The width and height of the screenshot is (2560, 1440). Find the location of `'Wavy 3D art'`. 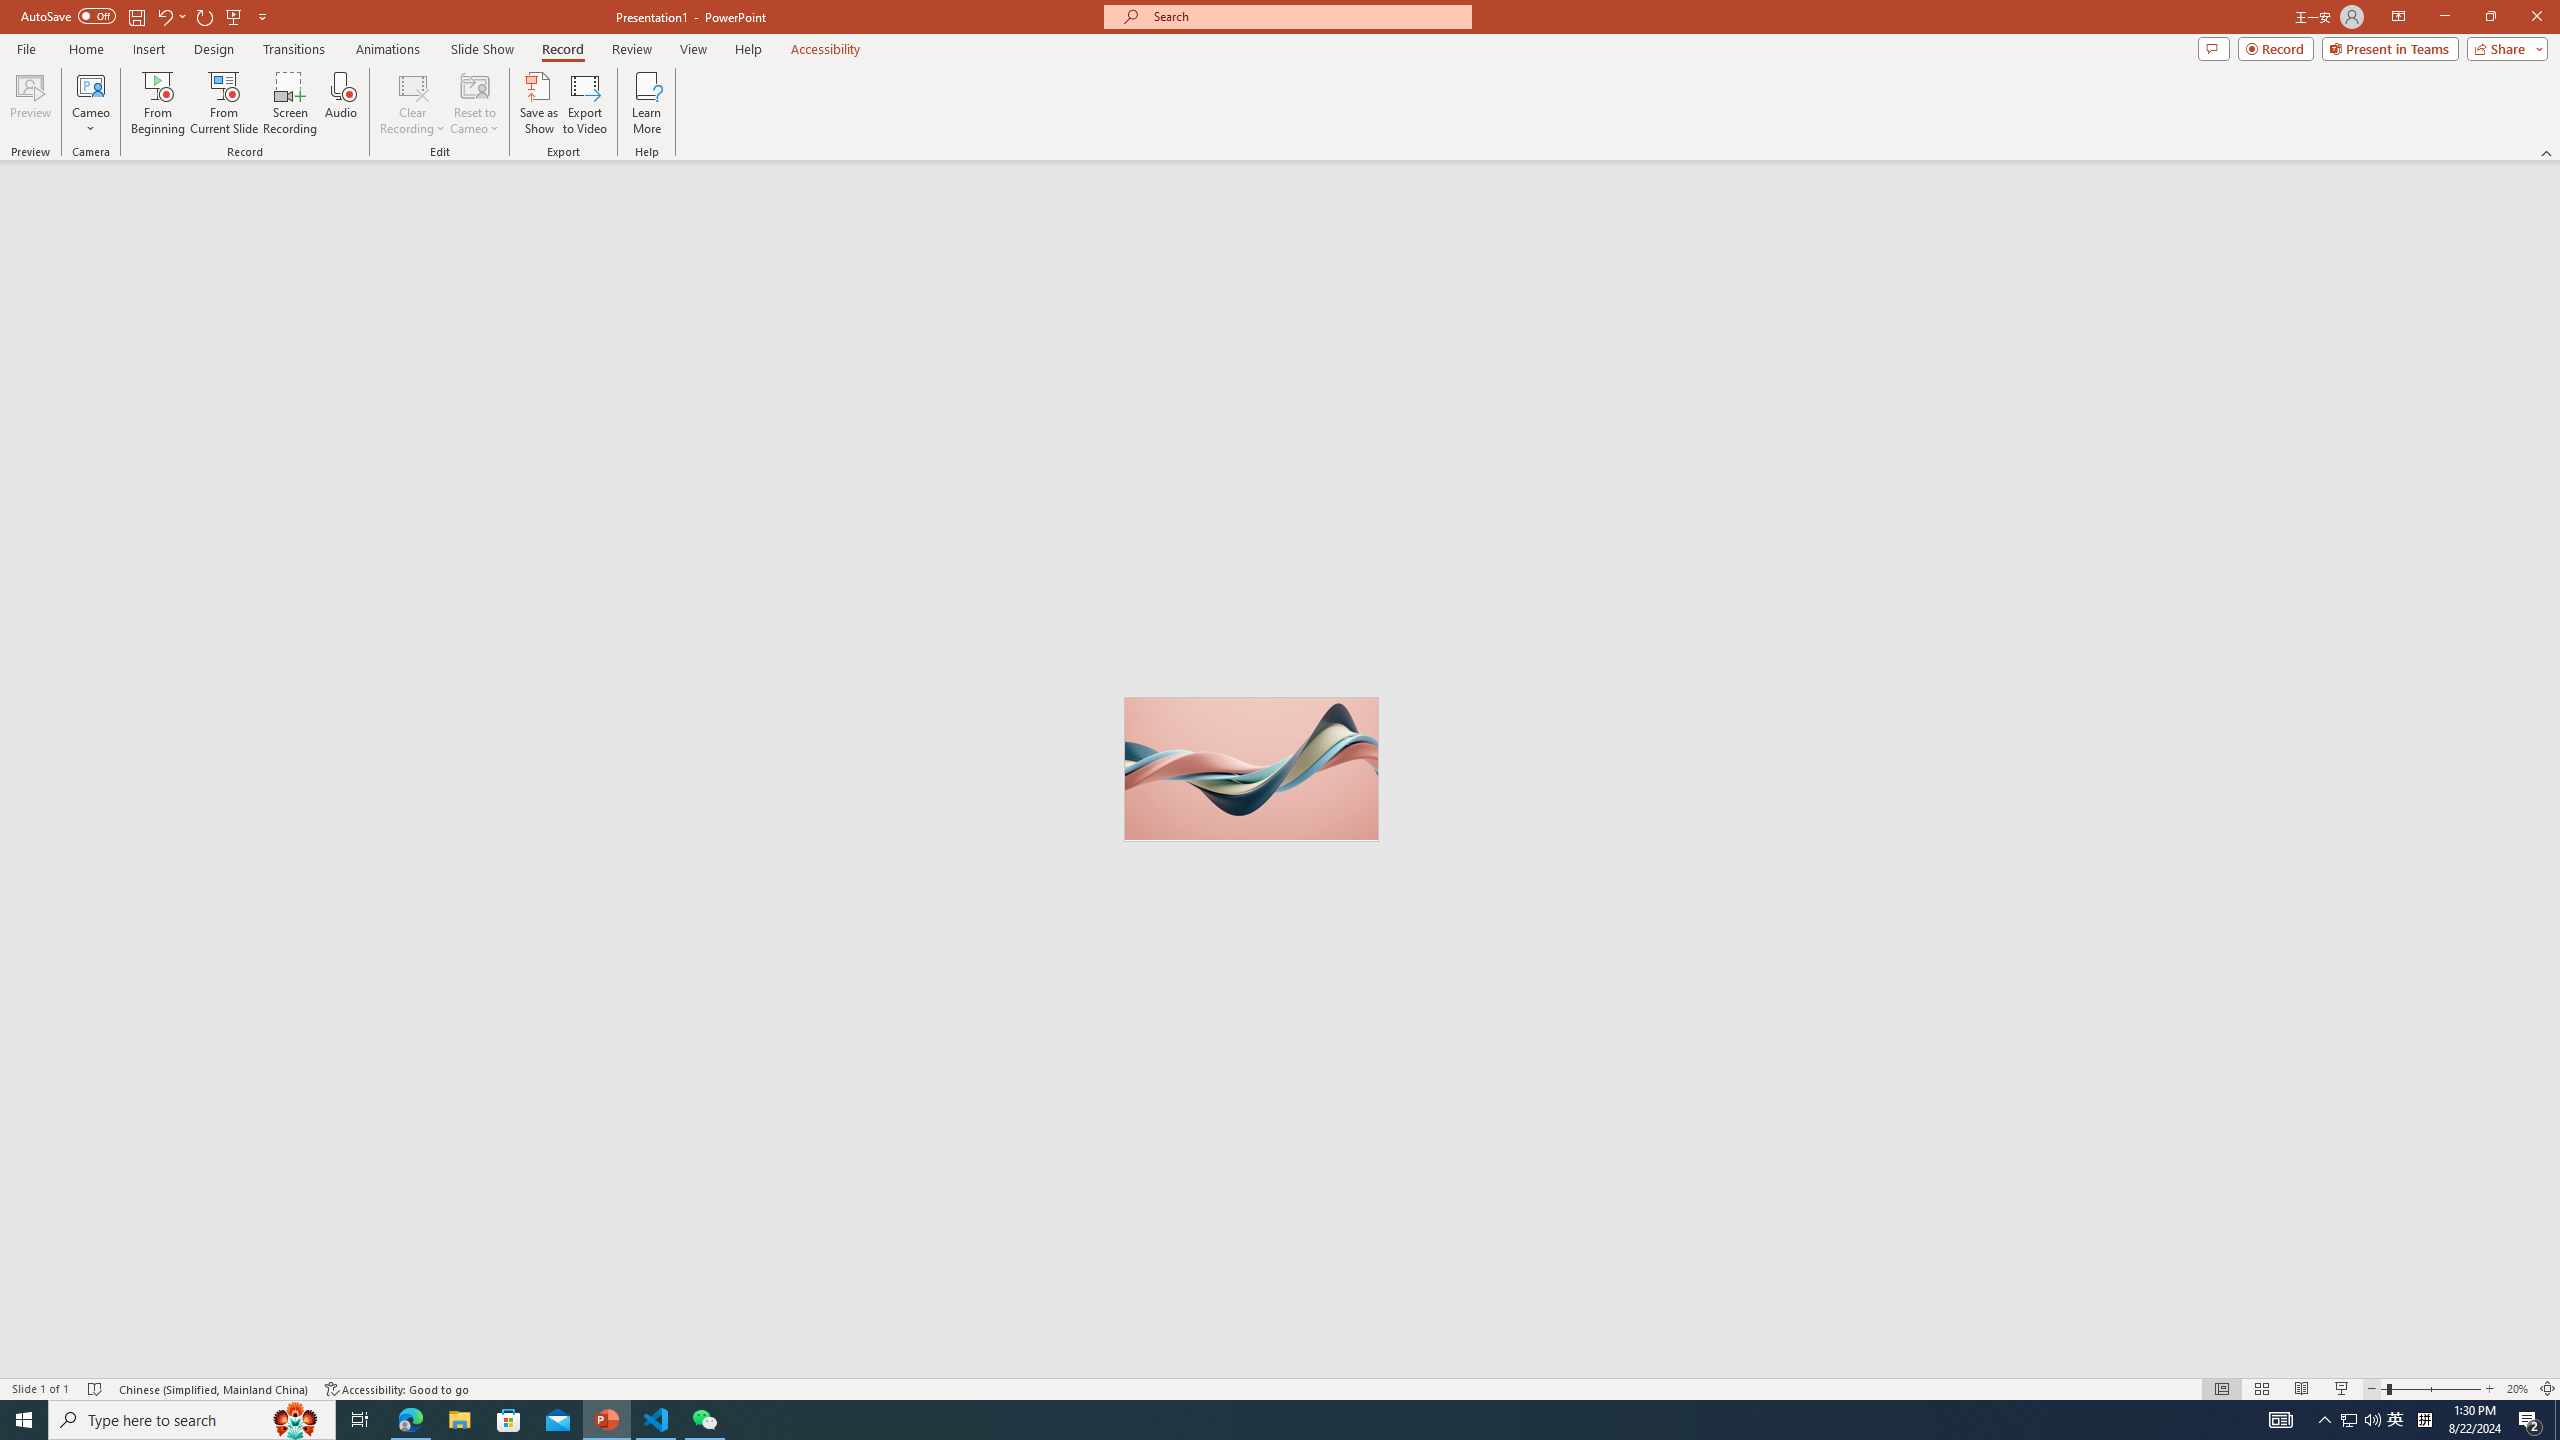

'Wavy 3D art' is located at coordinates (1250, 767).